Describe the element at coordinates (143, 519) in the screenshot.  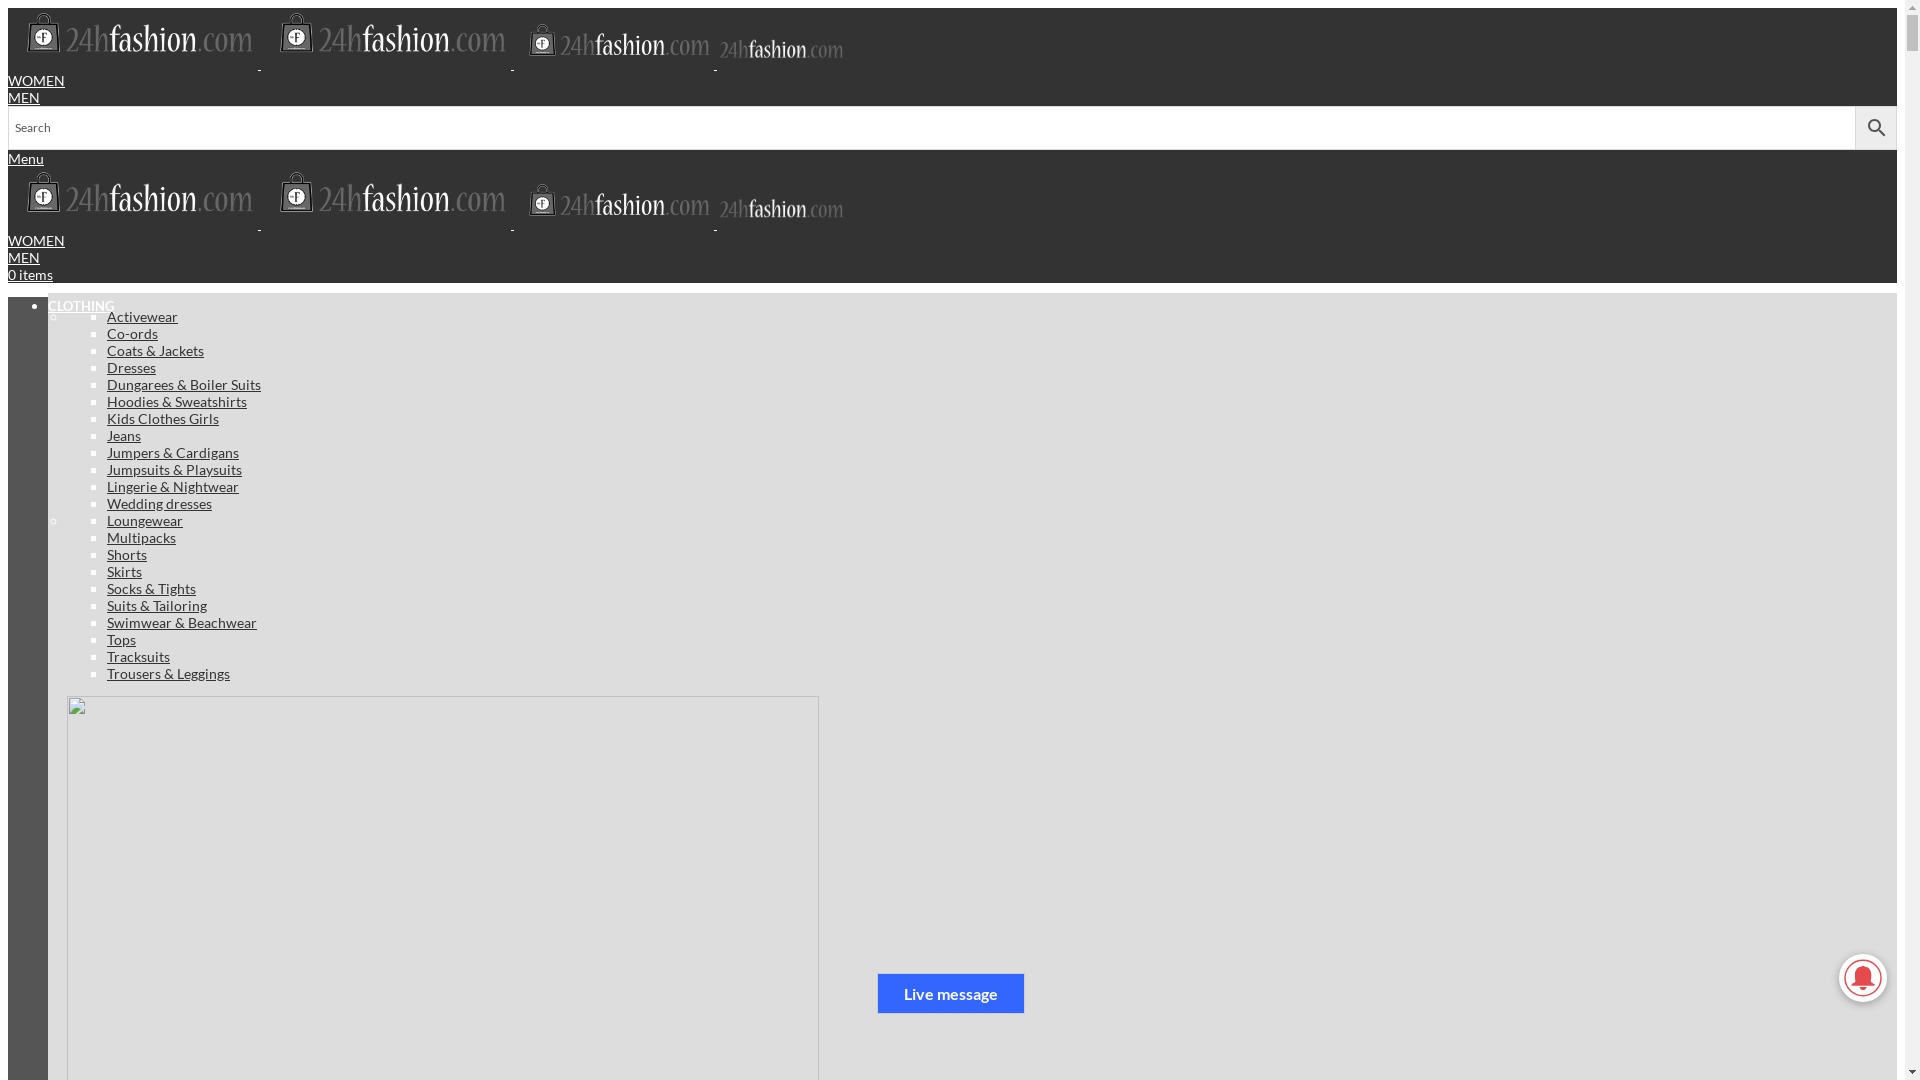
I see `'Loungewear'` at that location.